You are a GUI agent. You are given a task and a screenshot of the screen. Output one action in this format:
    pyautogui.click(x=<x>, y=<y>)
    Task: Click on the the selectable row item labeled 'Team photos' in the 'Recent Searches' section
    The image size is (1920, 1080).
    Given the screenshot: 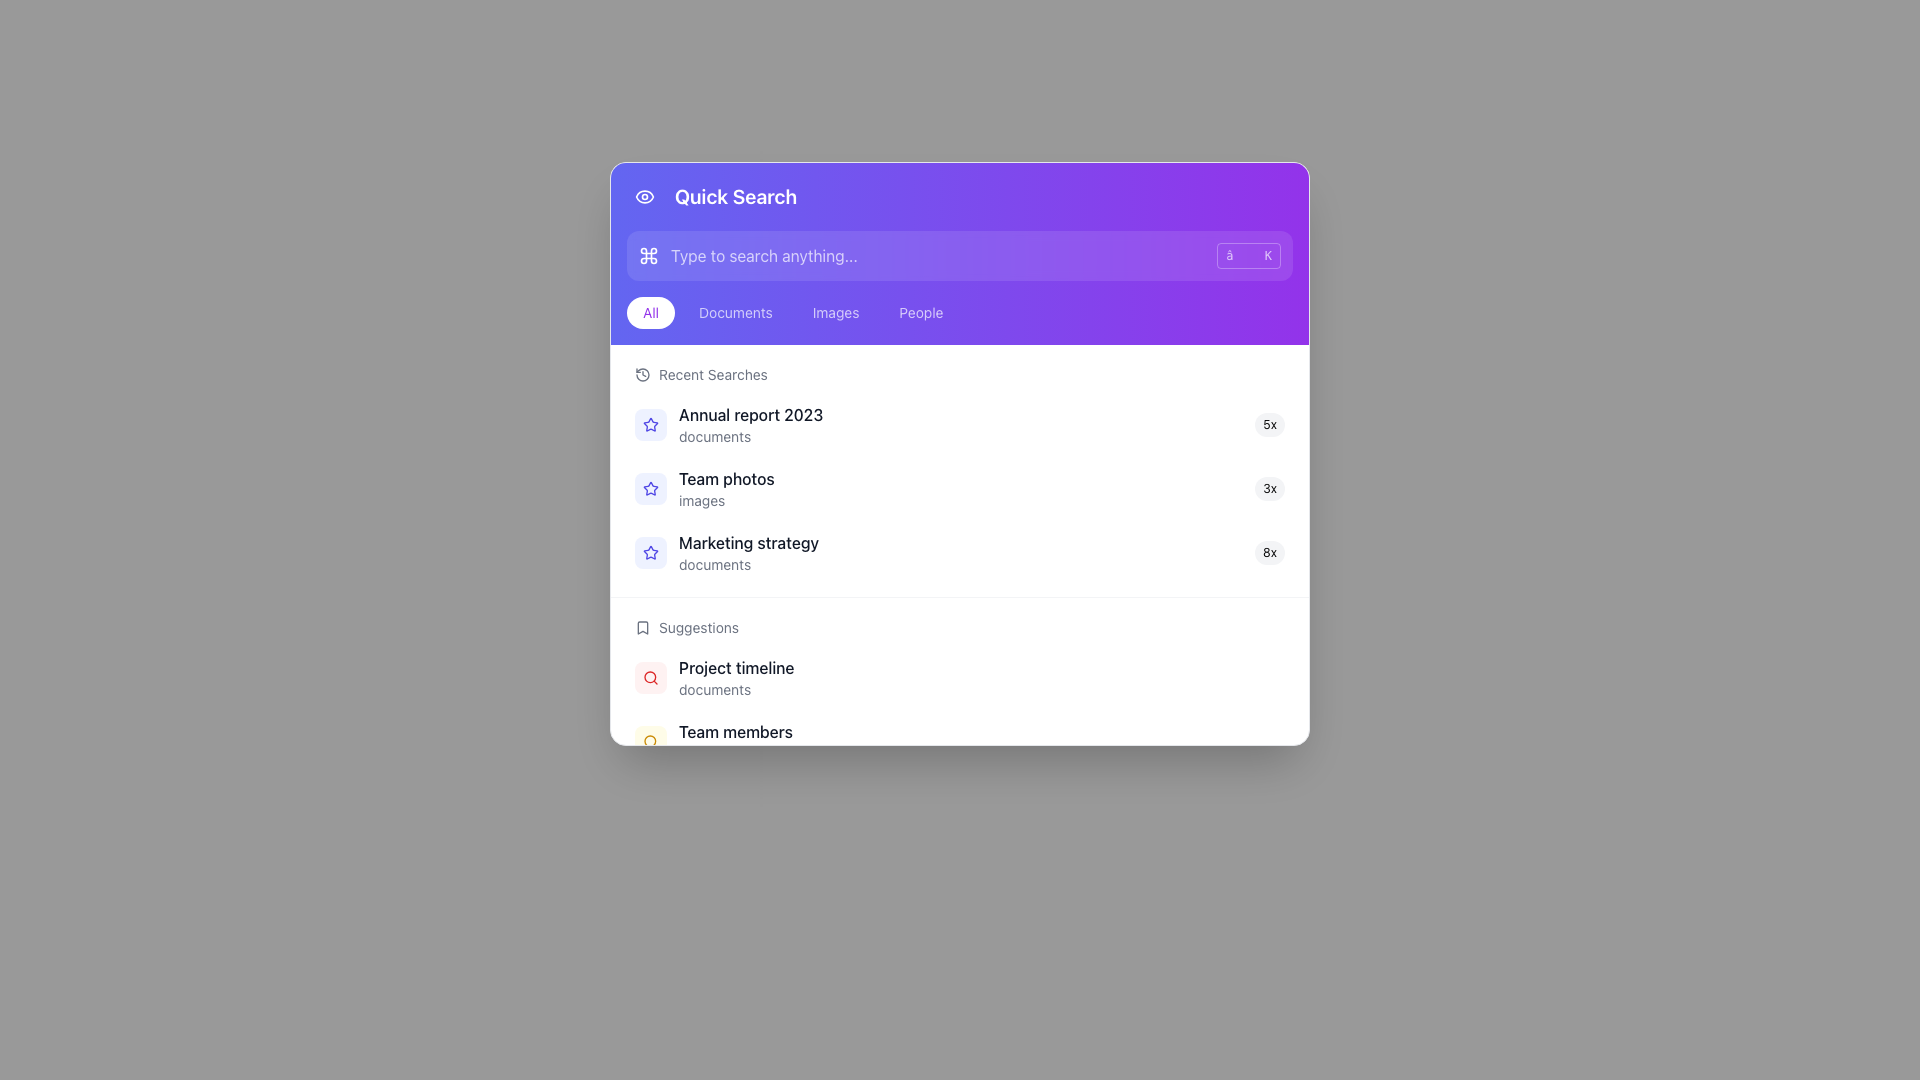 What is the action you would take?
    pyautogui.click(x=960, y=489)
    